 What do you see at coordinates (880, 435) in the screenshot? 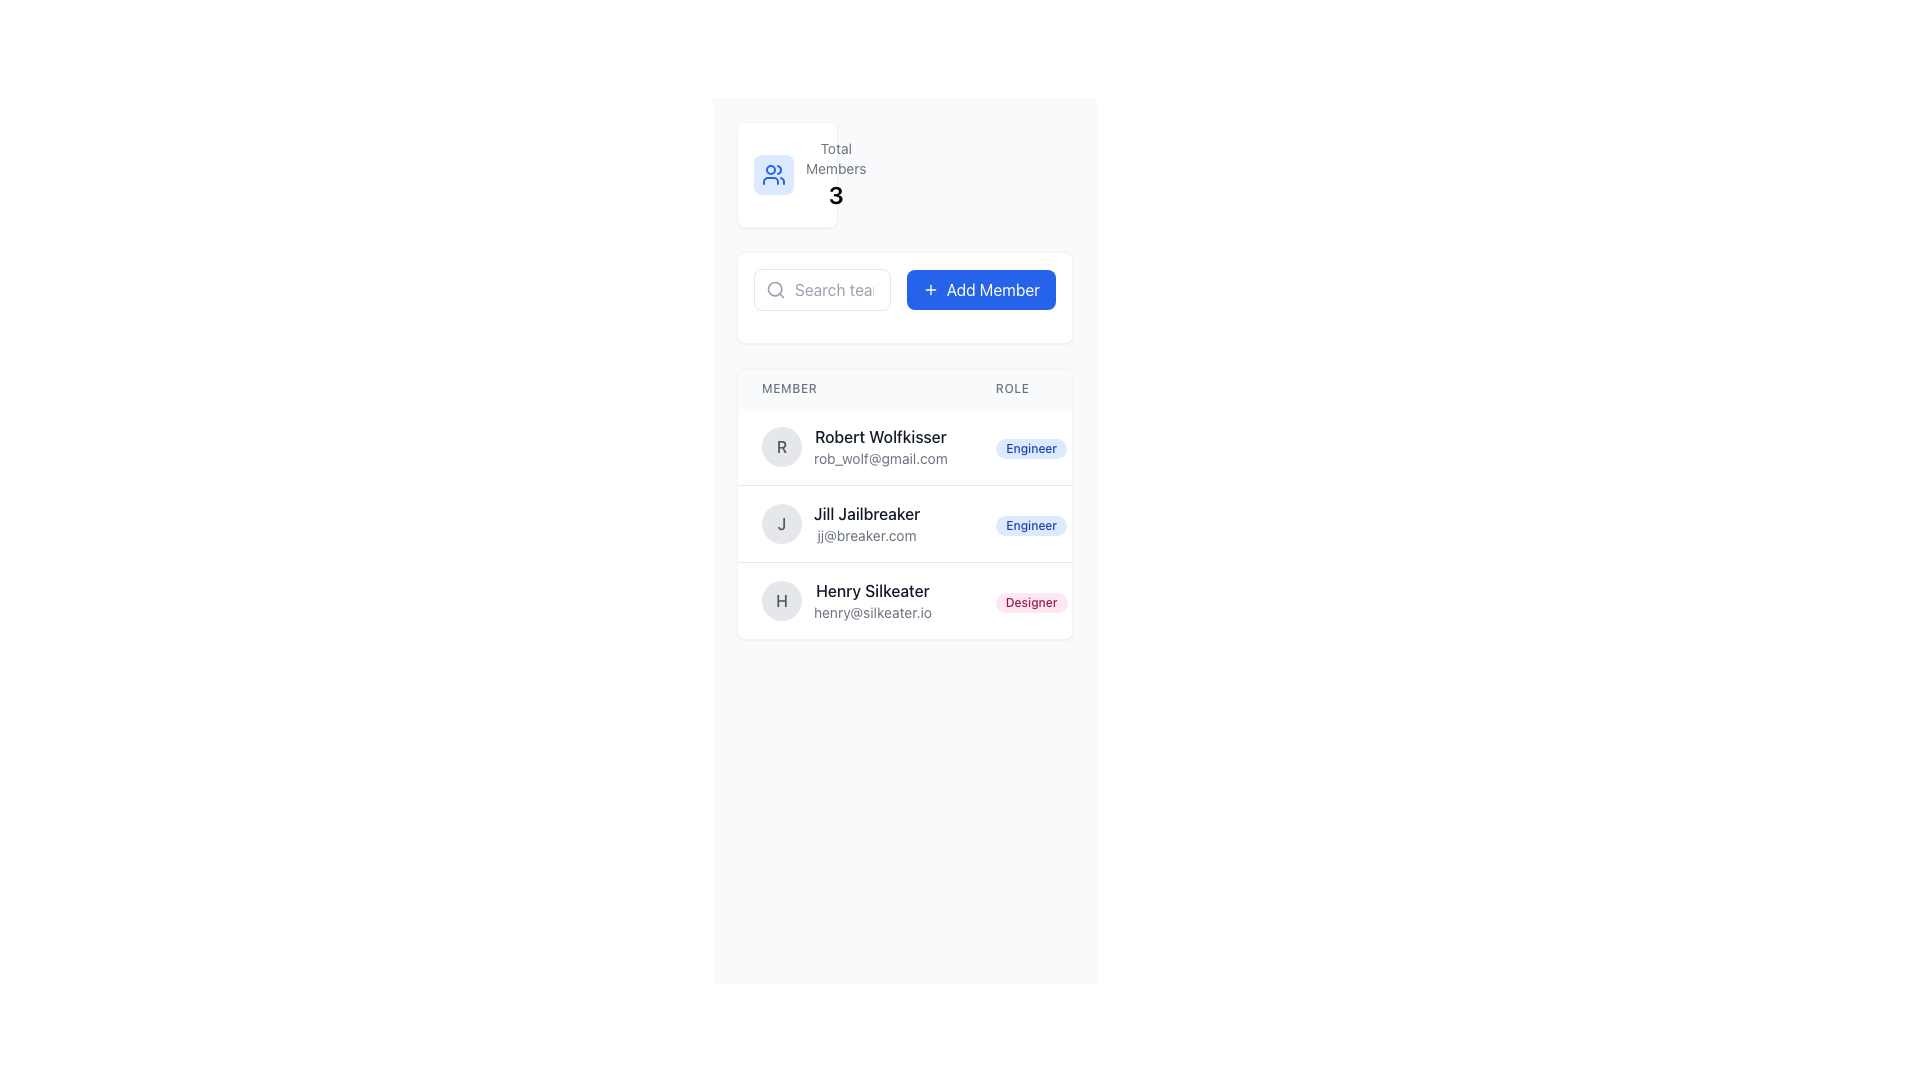
I see `the Text Label displaying the name 'Robert Wolfkisser' which is in bold styling and located in the first row of the member listing` at bounding box center [880, 435].